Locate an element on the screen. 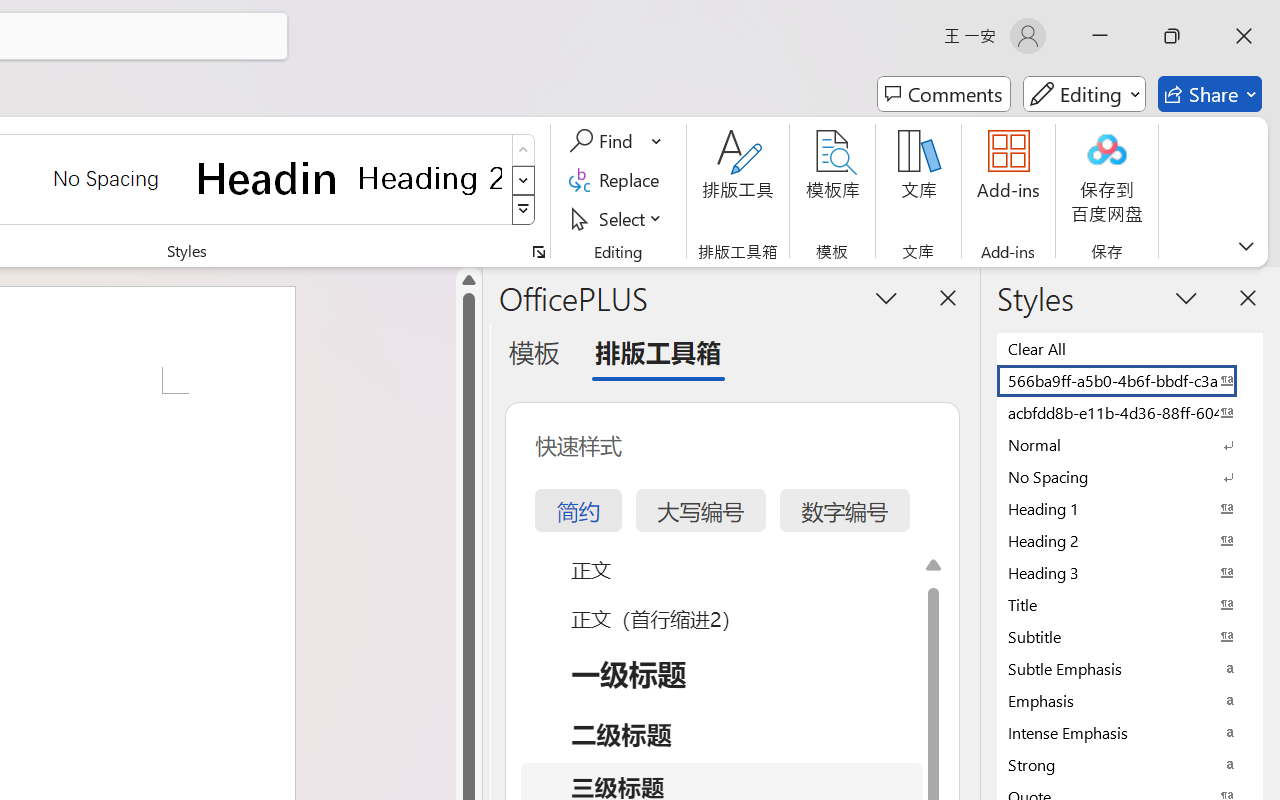 Image resolution: width=1280 pixels, height=800 pixels. 'Replace...' is located at coordinates (616, 179).